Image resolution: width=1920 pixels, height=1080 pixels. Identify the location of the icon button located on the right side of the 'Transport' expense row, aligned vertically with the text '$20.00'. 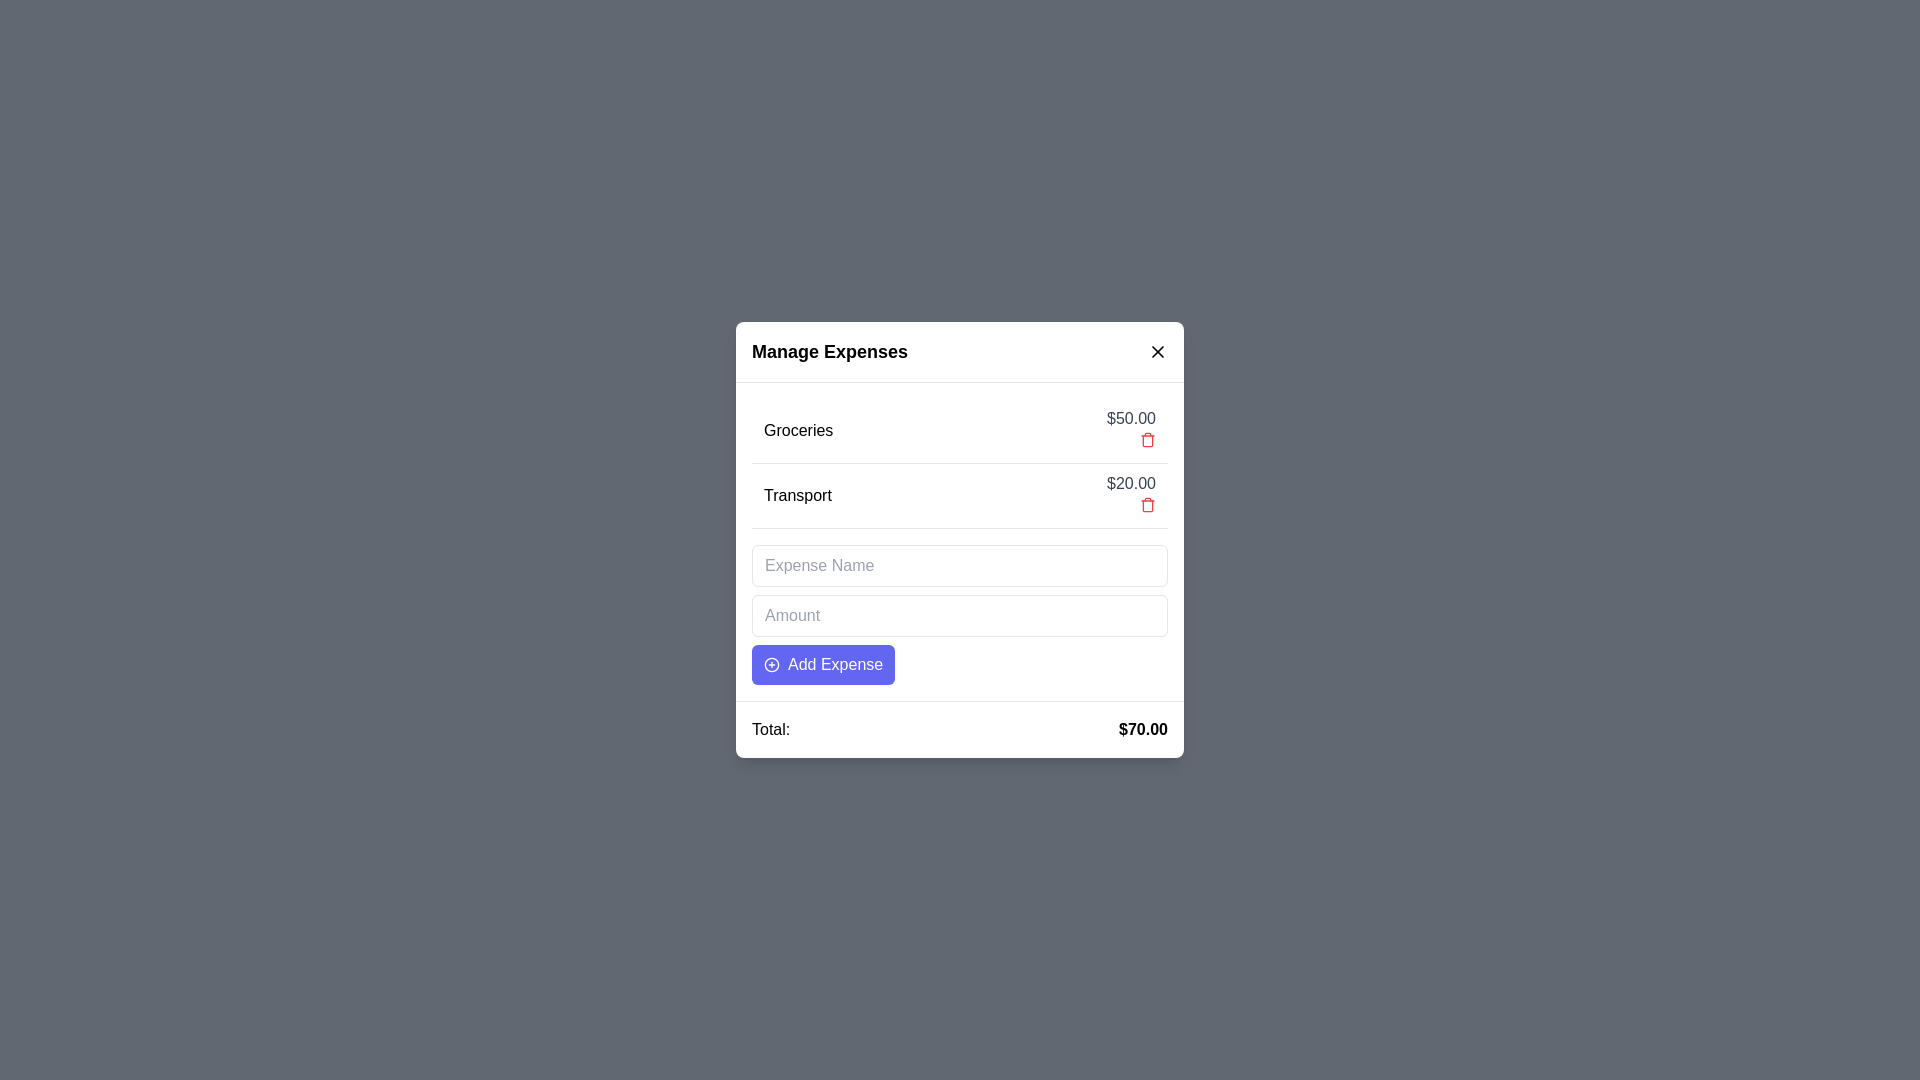
(1147, 504).